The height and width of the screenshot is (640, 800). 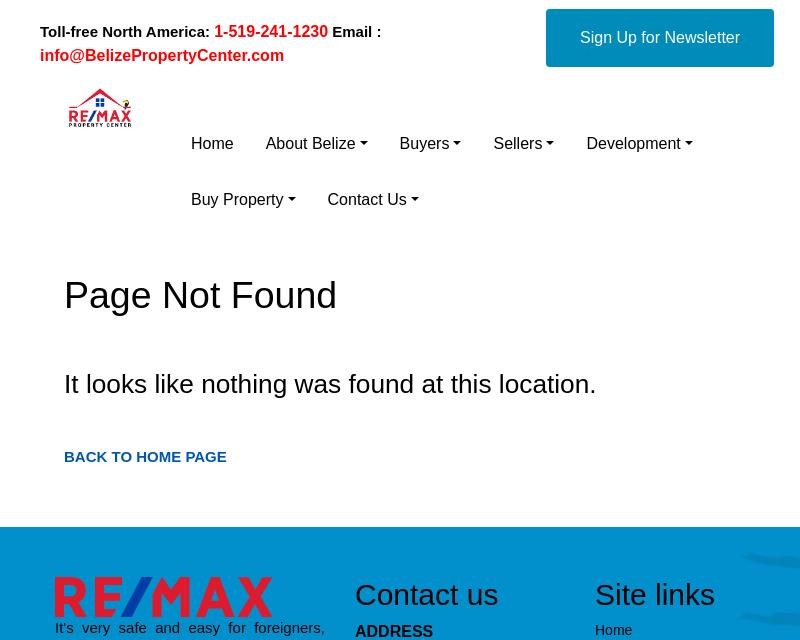 What do you see at coordinates (309, 142) in the screenshot?
I see `'About Belize'` at bounding box center [309, 142].